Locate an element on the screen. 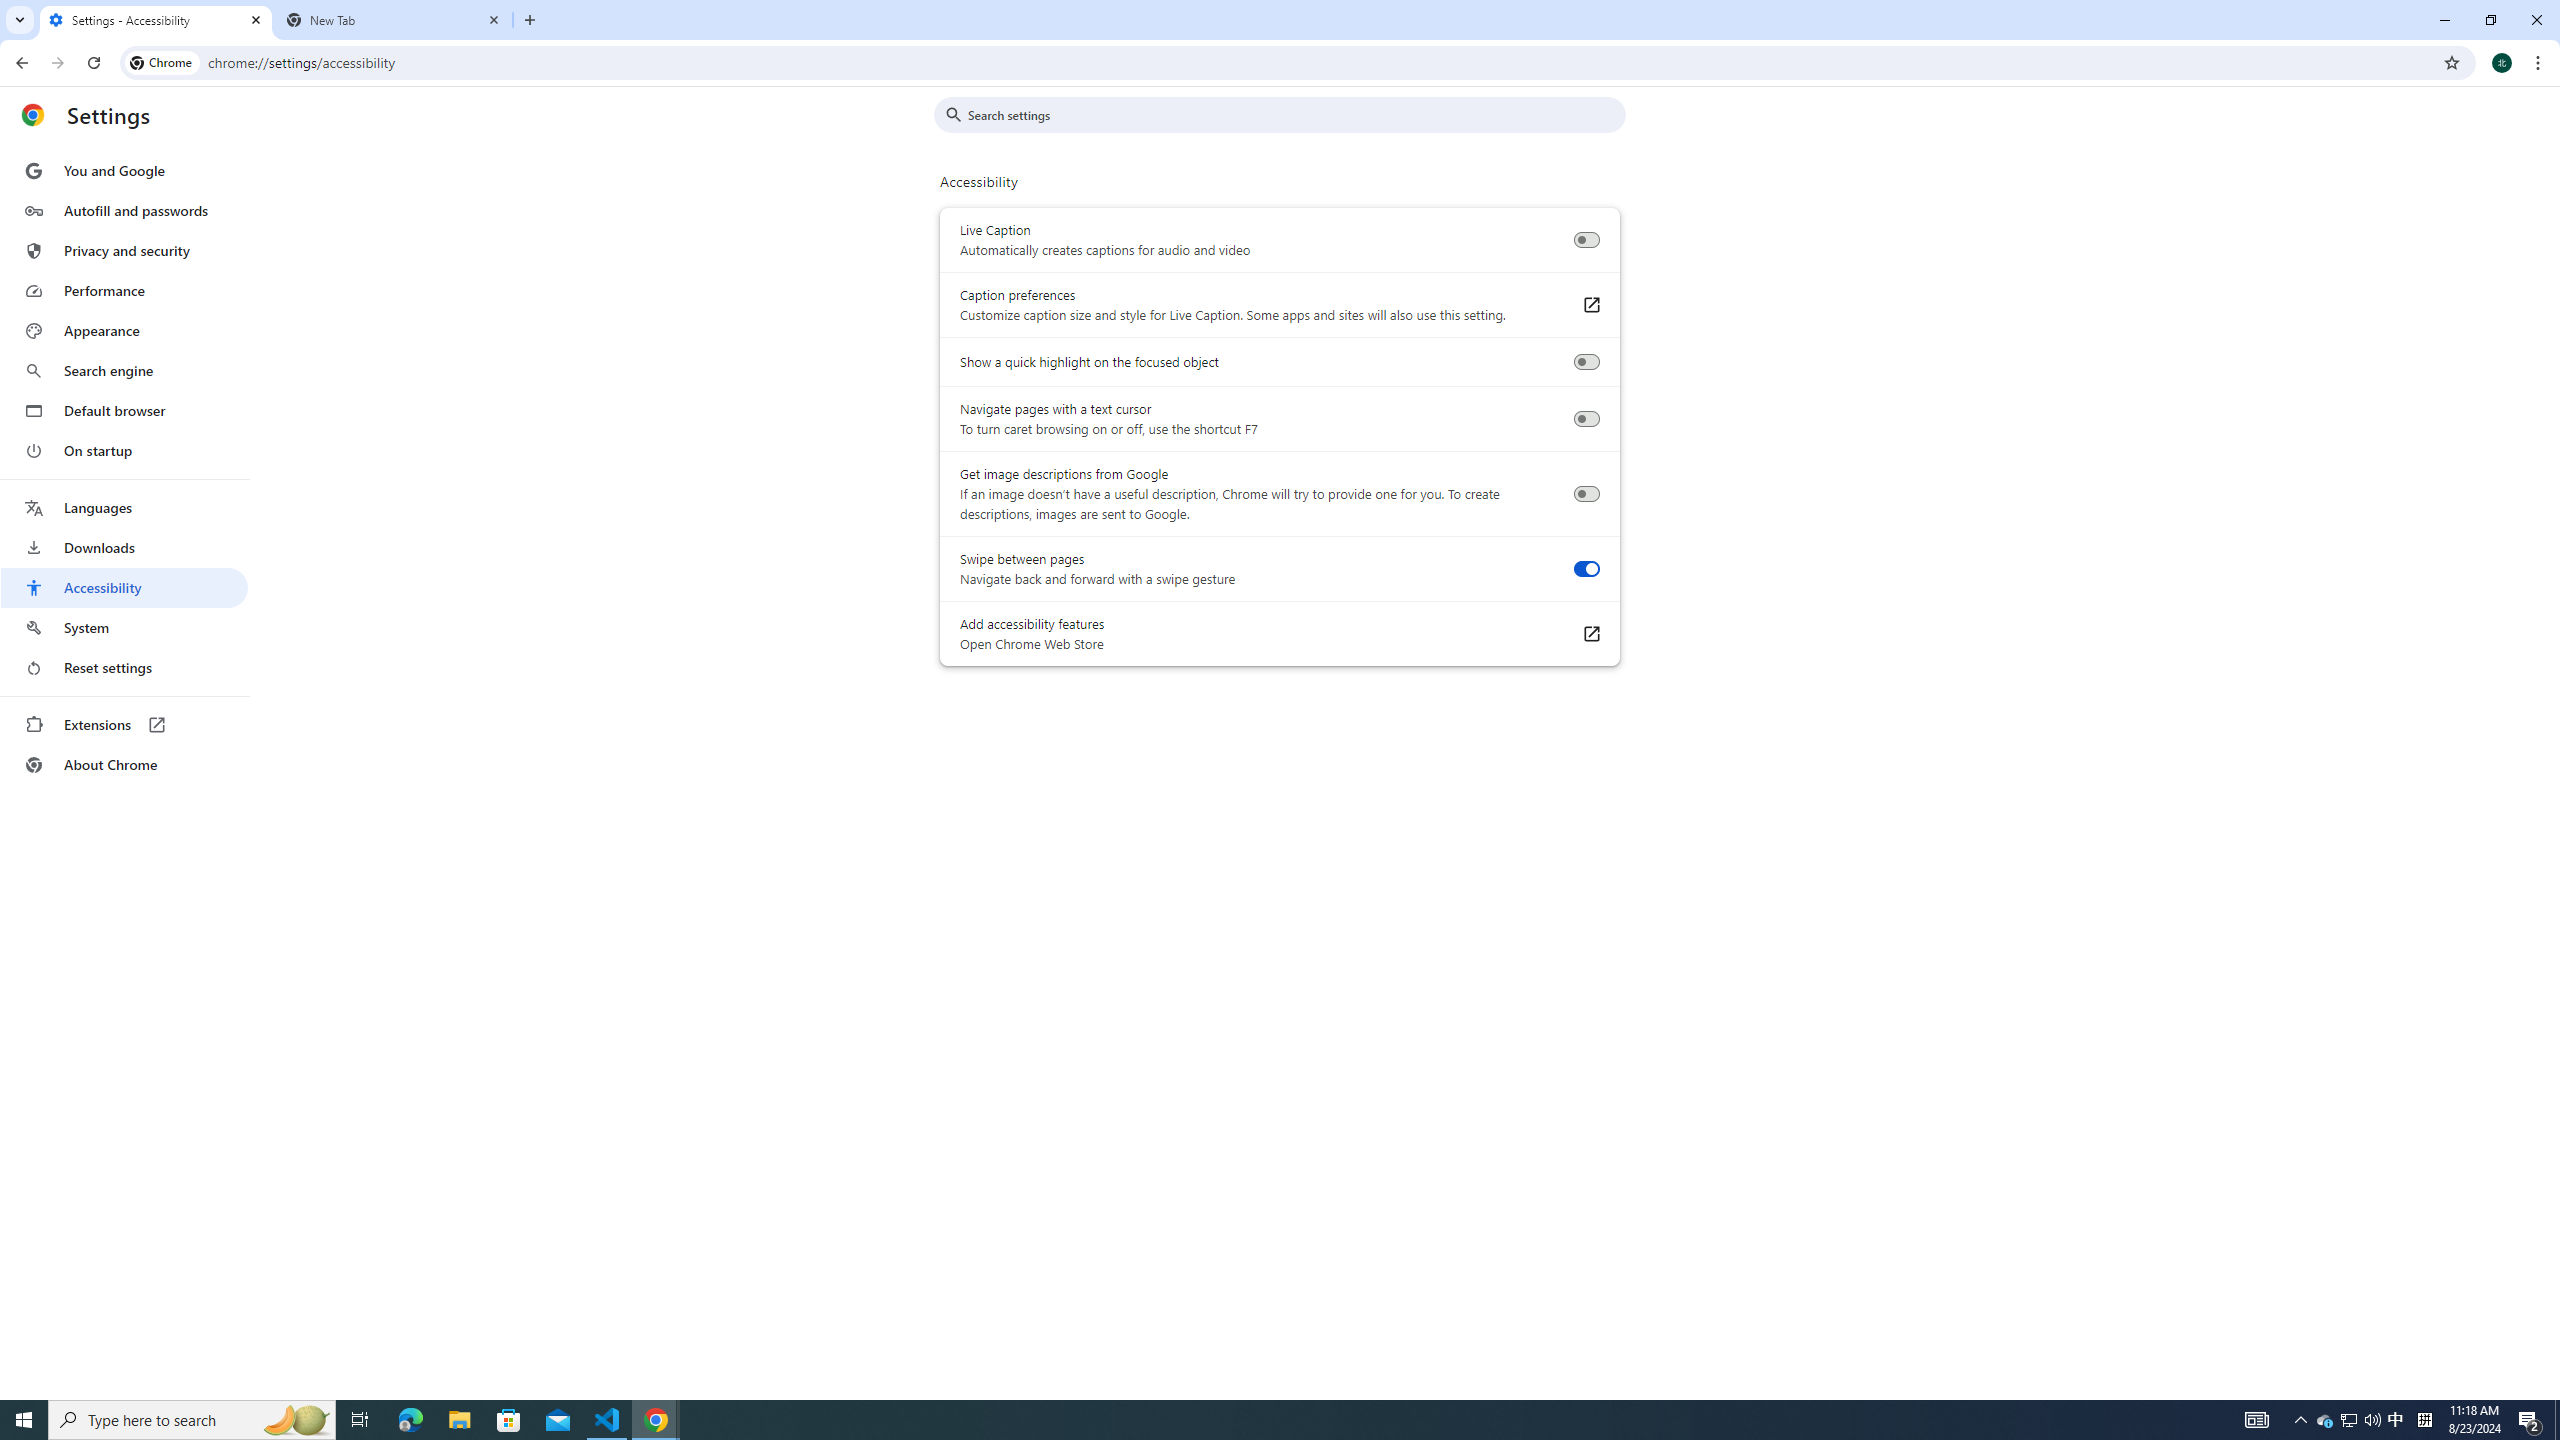 This screenshot has width=2560, height=1440. 'Swipe between pages' is located at coordinates (1585, 568).